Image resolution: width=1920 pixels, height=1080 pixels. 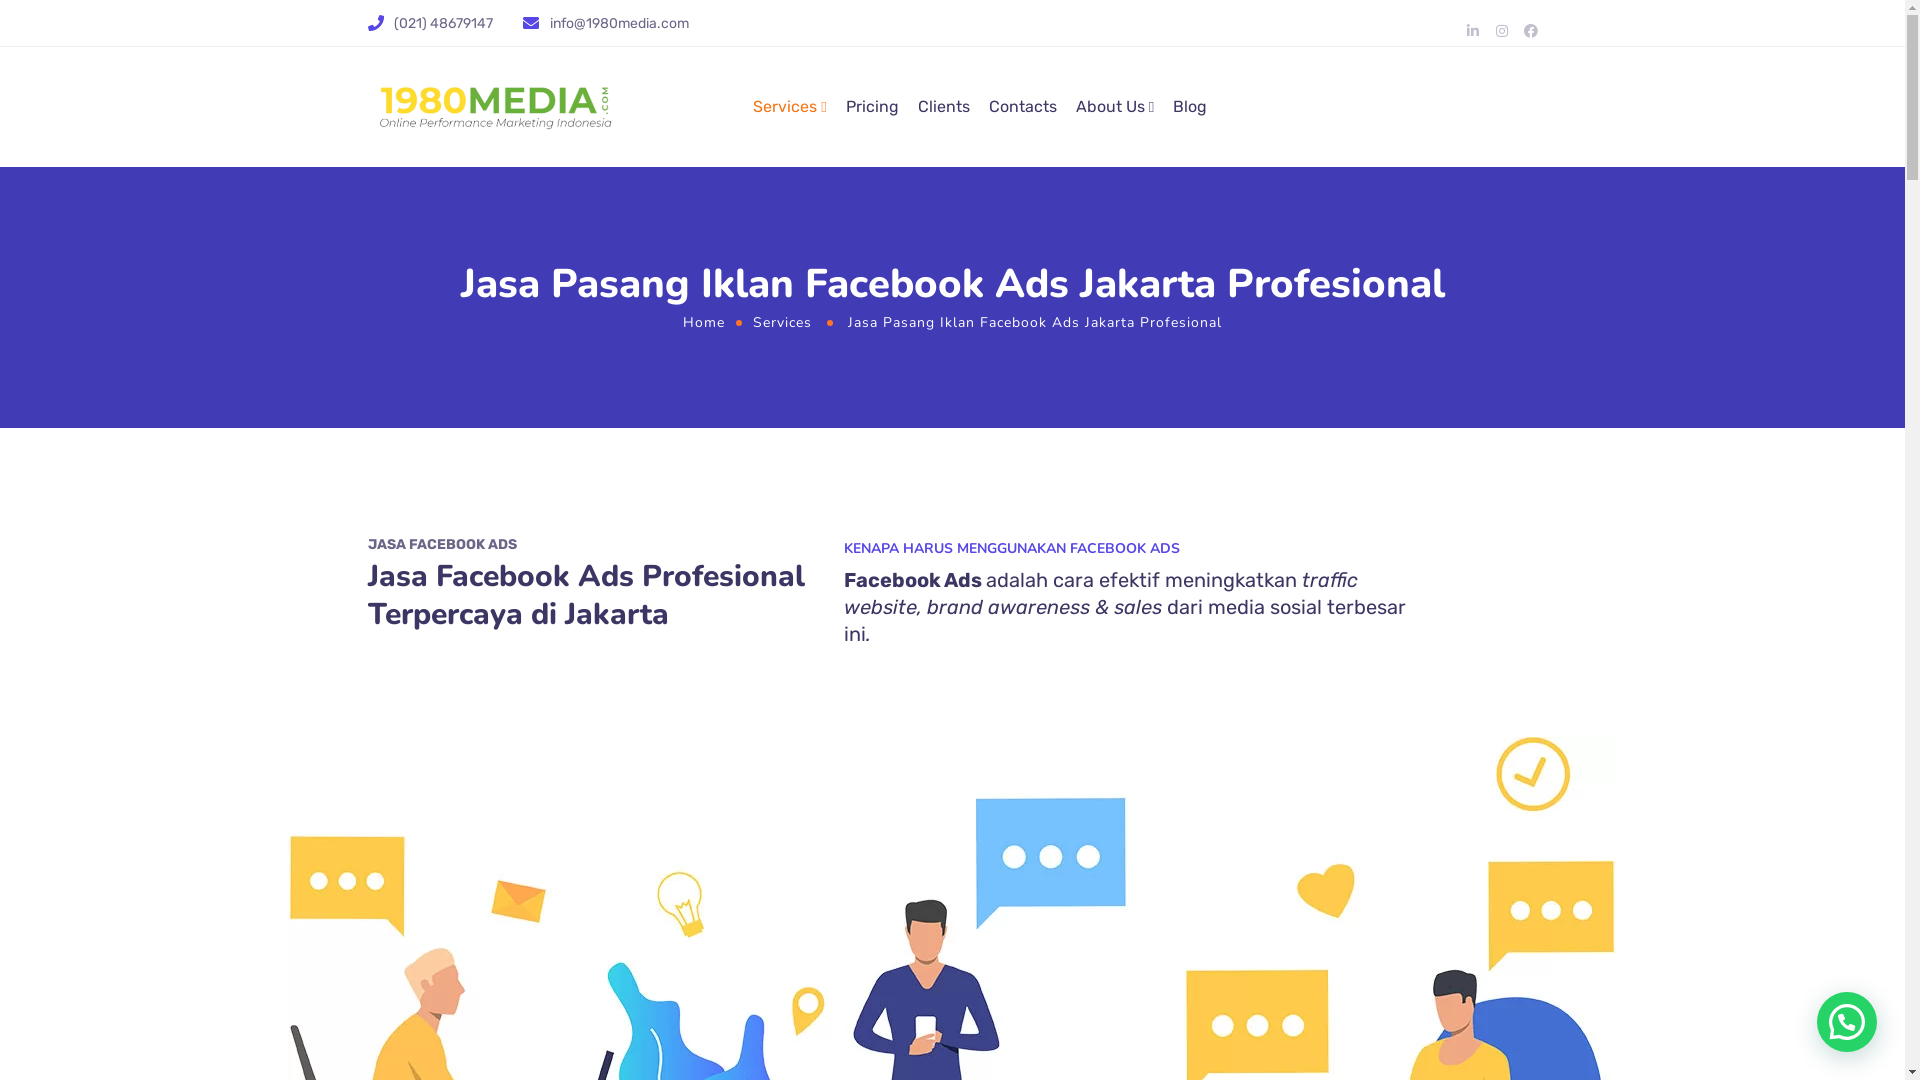 What do you see at coordinates (1113, 107) in the screenshot?
I see `'About Us'` at bounding box center [1113, 107].